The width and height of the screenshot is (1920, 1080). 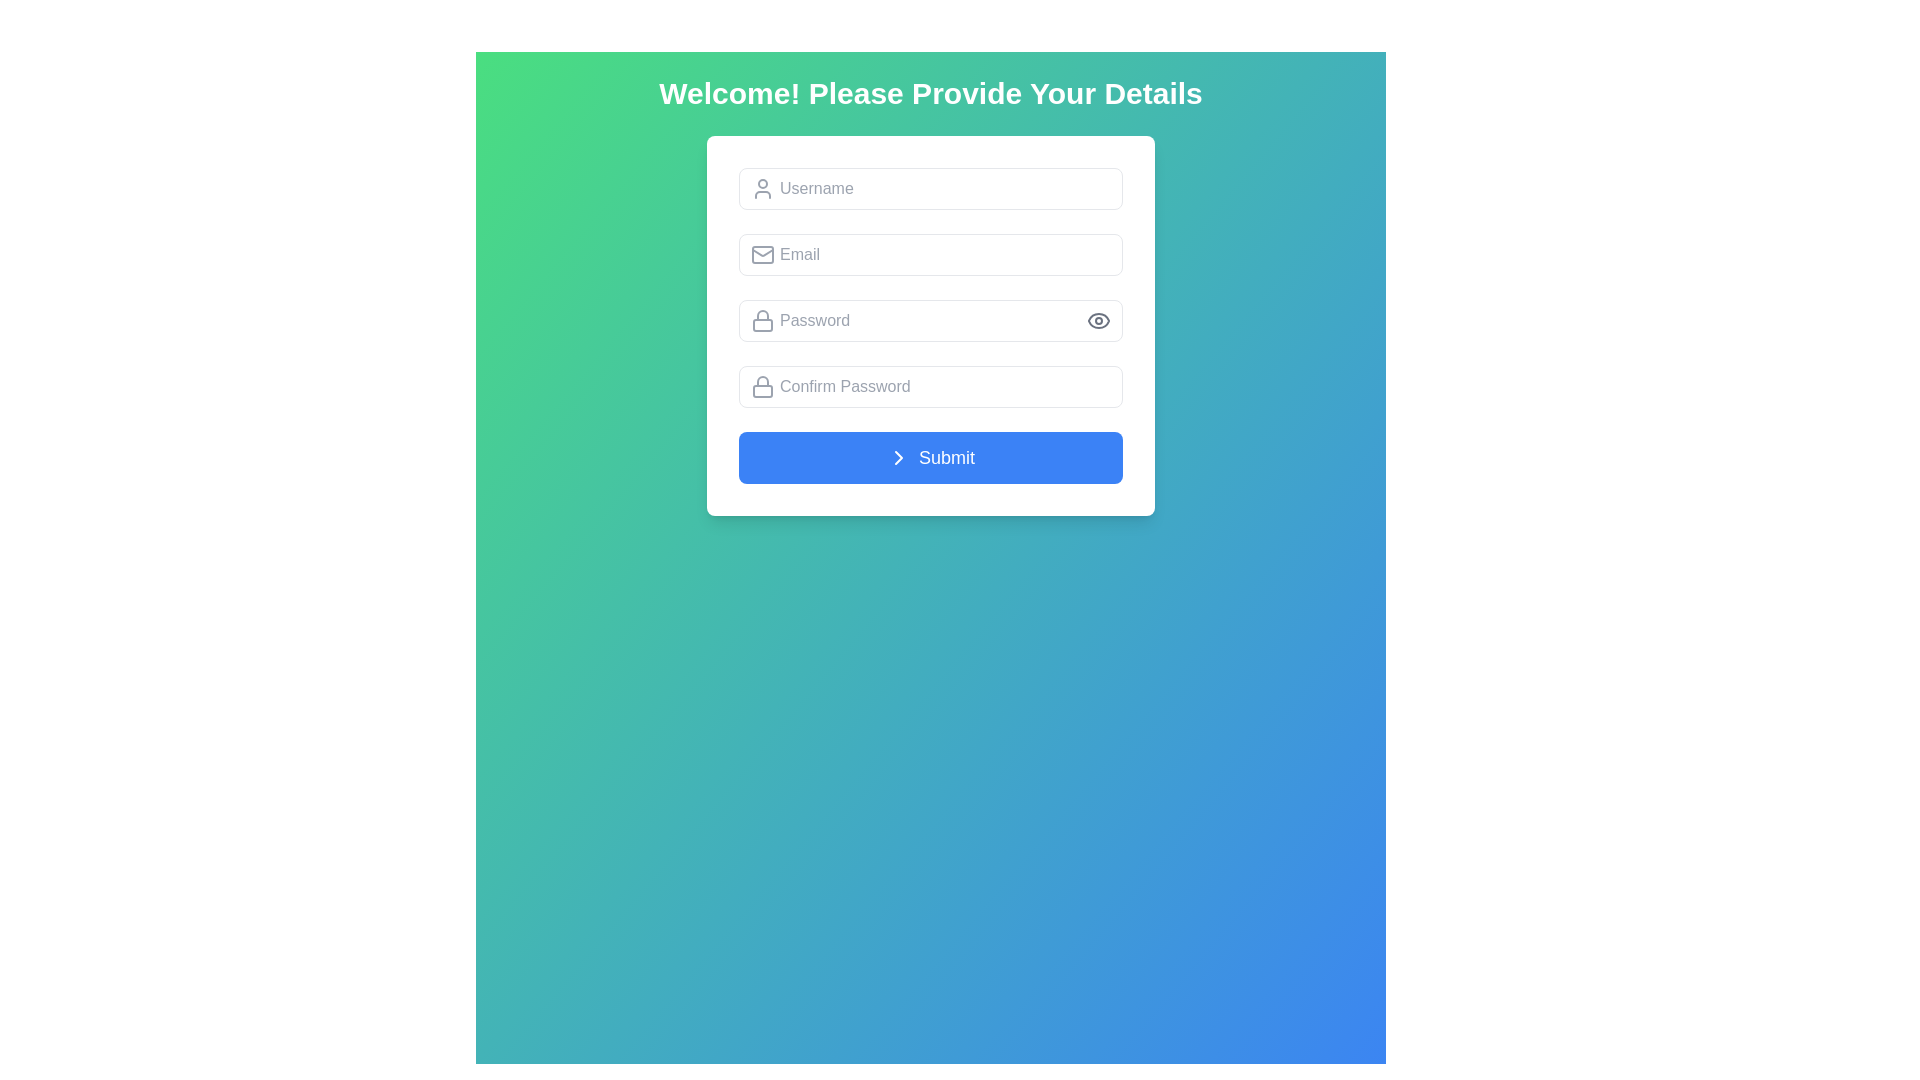 I want to click on the password confirmation input field to focus and start typing, which is the fourth input field in a vertical sequence within a centered white card layout, so click(x=930, y=386).